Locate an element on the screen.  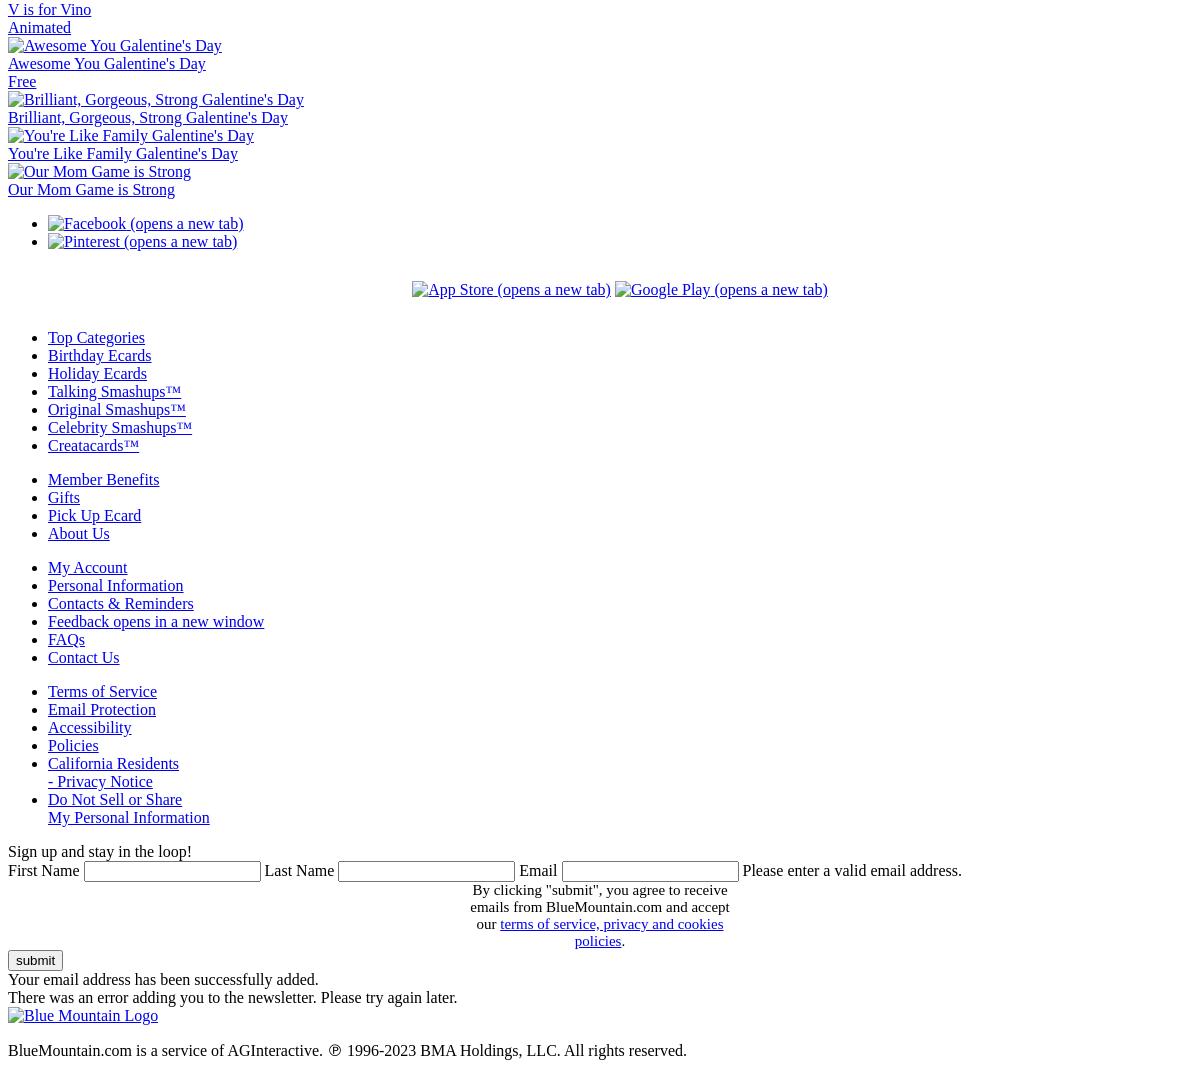
'Top Categories' is located at coordinates (96, 337).